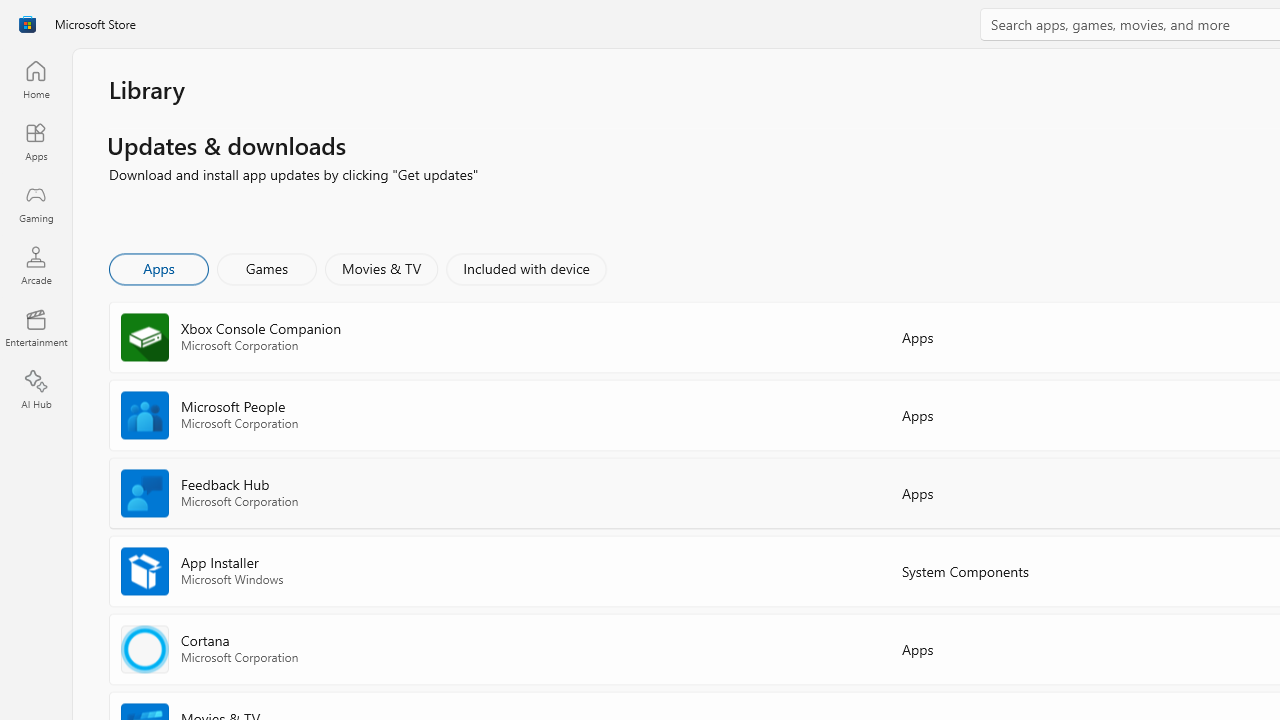 Image resolution: width=1280 pixels, height=720 pixels. Describe the element at coordinates (381, 267) in the screenshot. I see `'Movies & TV'` at that location.